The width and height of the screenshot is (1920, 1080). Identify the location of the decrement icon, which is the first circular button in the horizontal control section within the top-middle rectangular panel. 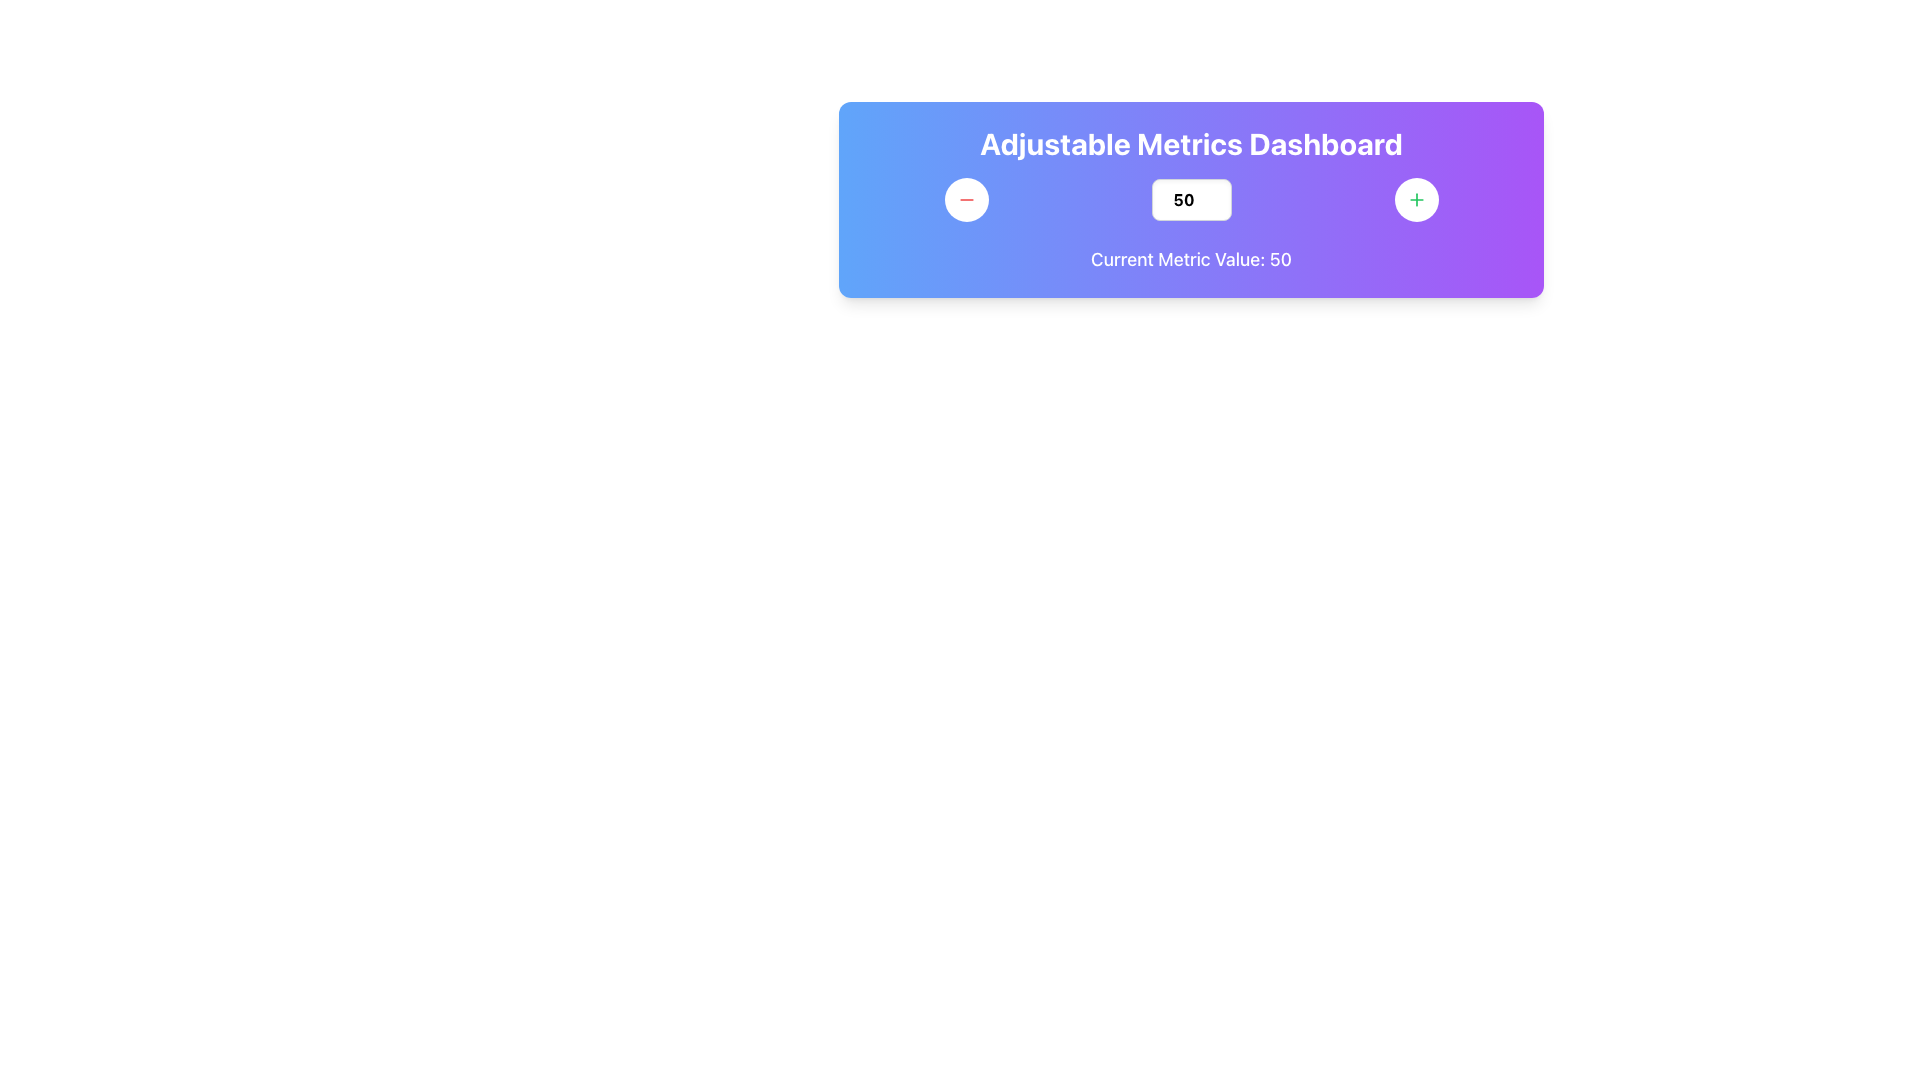
(966, 200).